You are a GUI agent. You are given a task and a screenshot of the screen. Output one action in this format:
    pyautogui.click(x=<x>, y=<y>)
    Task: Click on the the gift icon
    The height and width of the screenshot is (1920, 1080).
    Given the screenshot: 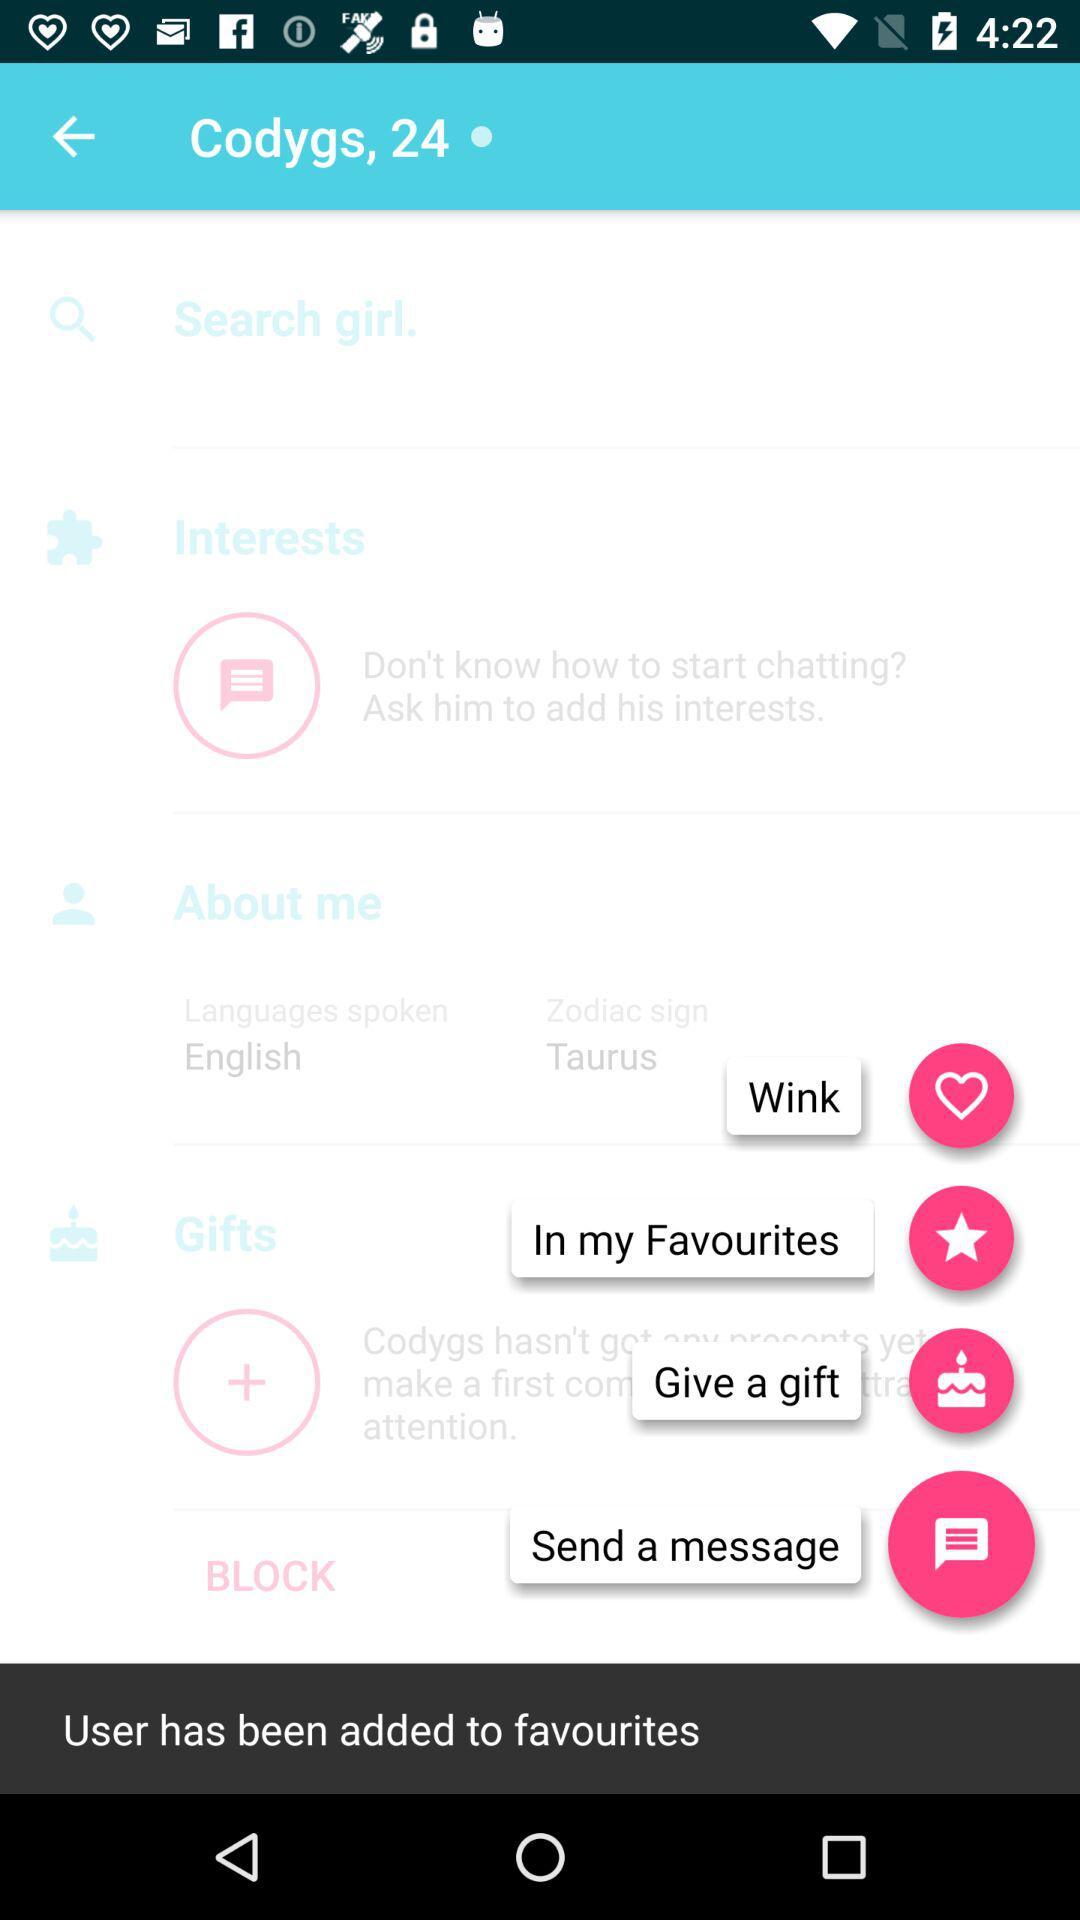 What is the action you would take?
    pyautogui.click(x=960, y=1379)
    